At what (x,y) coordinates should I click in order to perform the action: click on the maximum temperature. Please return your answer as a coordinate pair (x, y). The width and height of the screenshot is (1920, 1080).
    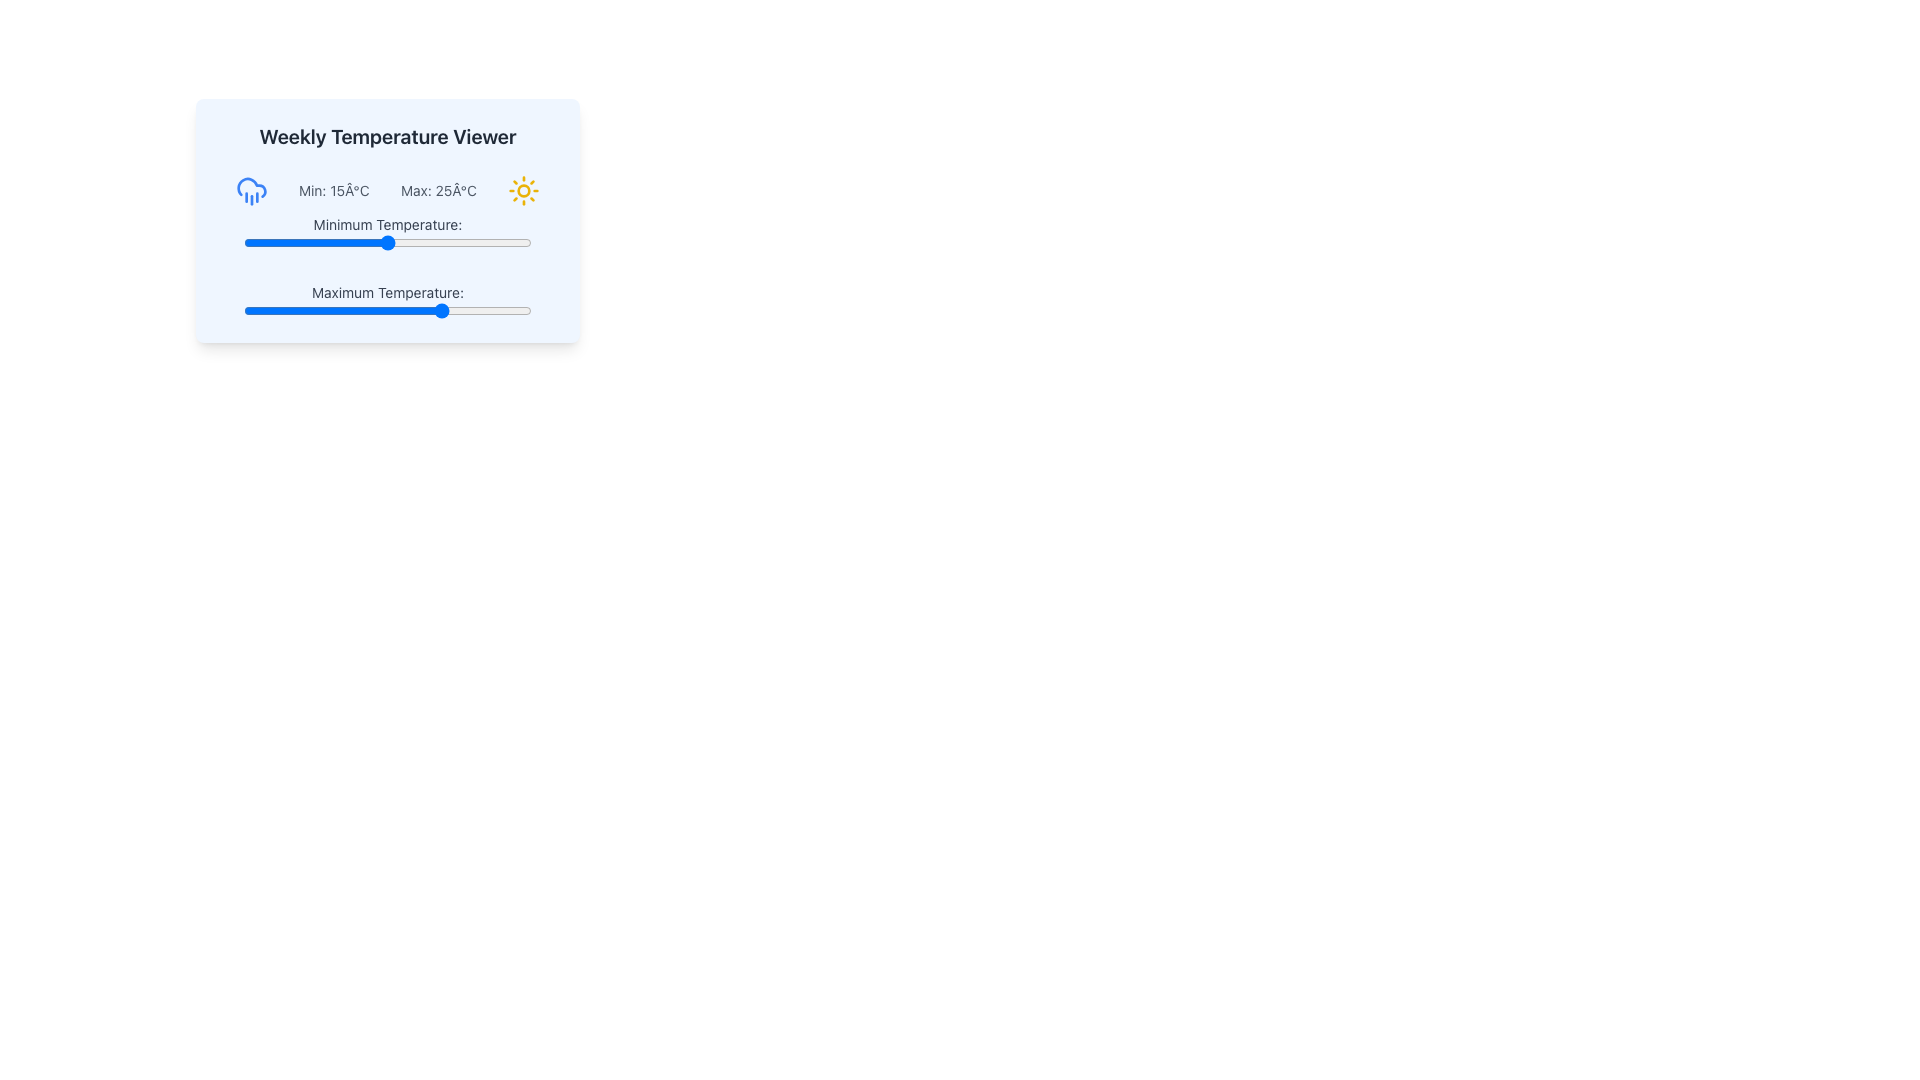
    Looking at the image, I should click on (450, 311).